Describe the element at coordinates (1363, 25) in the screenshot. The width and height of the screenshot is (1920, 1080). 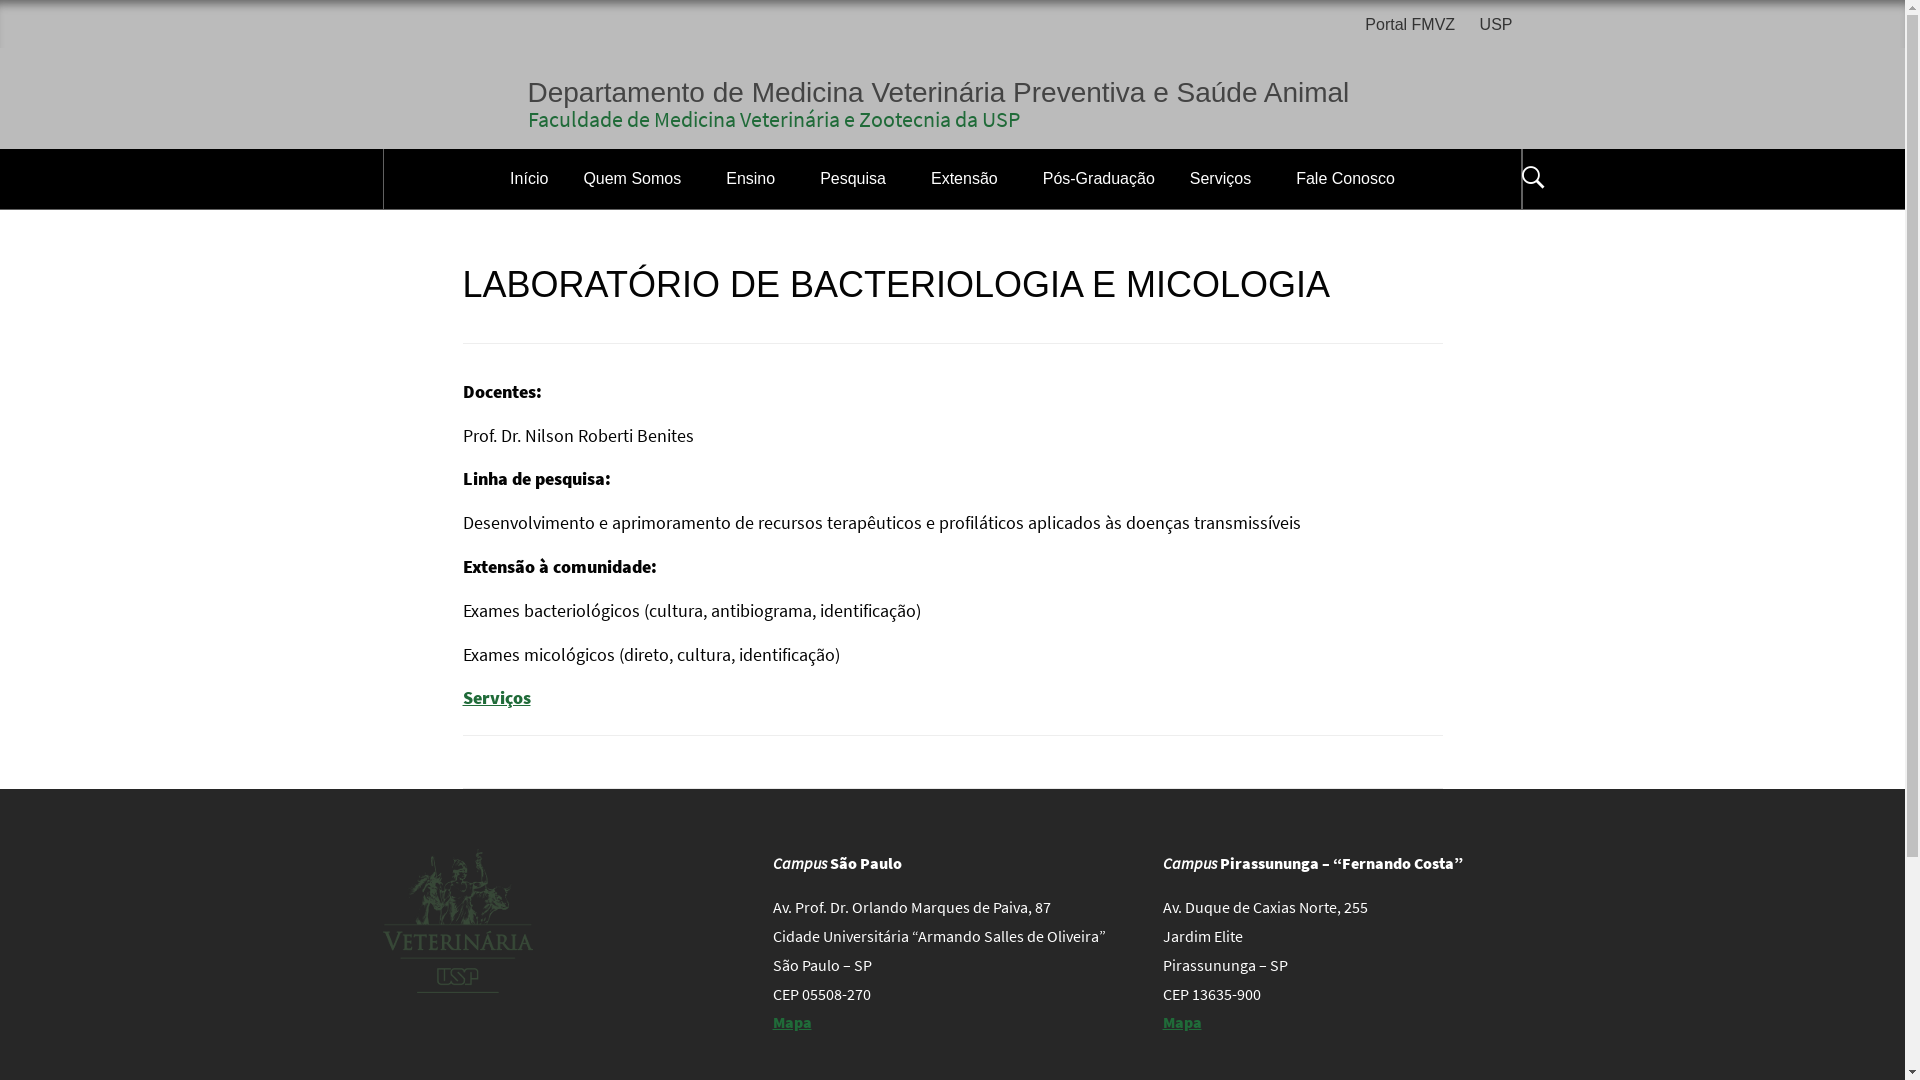
I see `'Portal FMVZ'` at that location.